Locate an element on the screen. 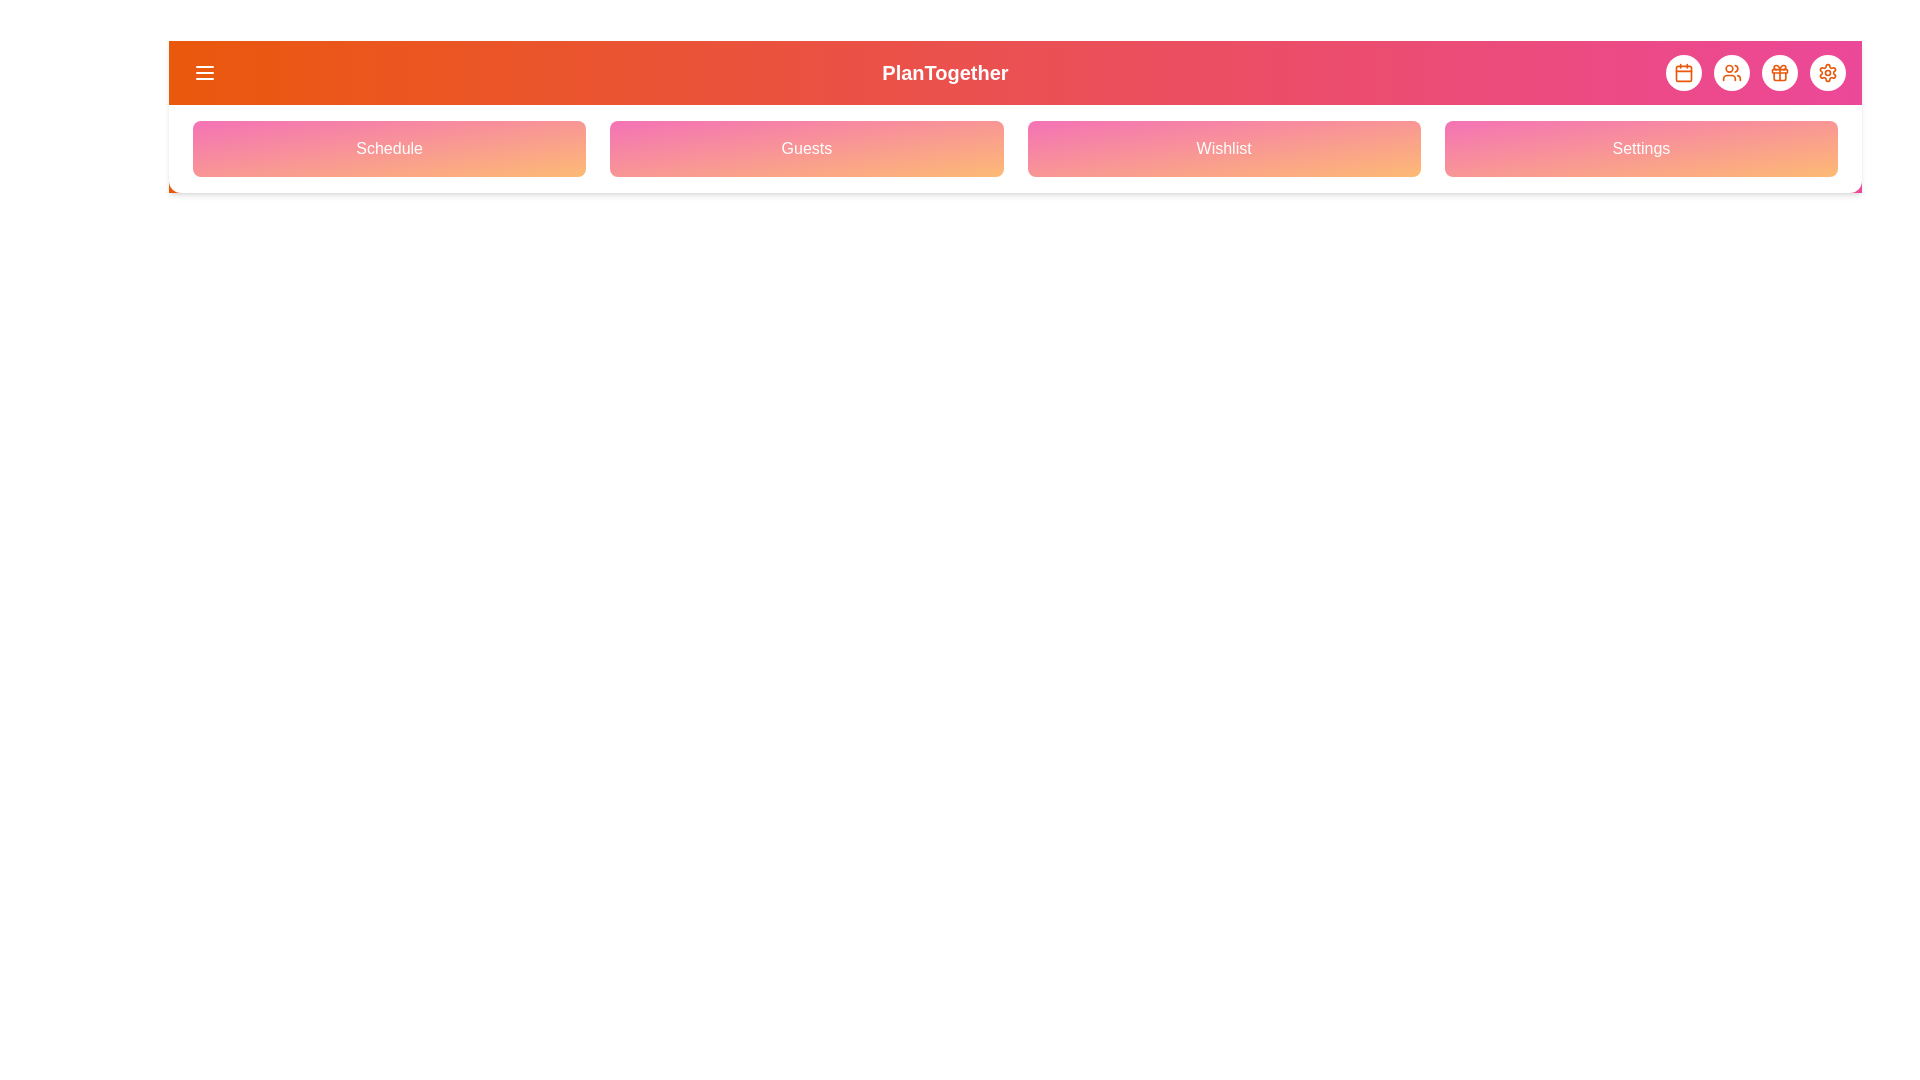 The height and width of the screenshot is (1080, 1920). the menu icon to toggle the navigation menu is located at coordinates (205, 72).